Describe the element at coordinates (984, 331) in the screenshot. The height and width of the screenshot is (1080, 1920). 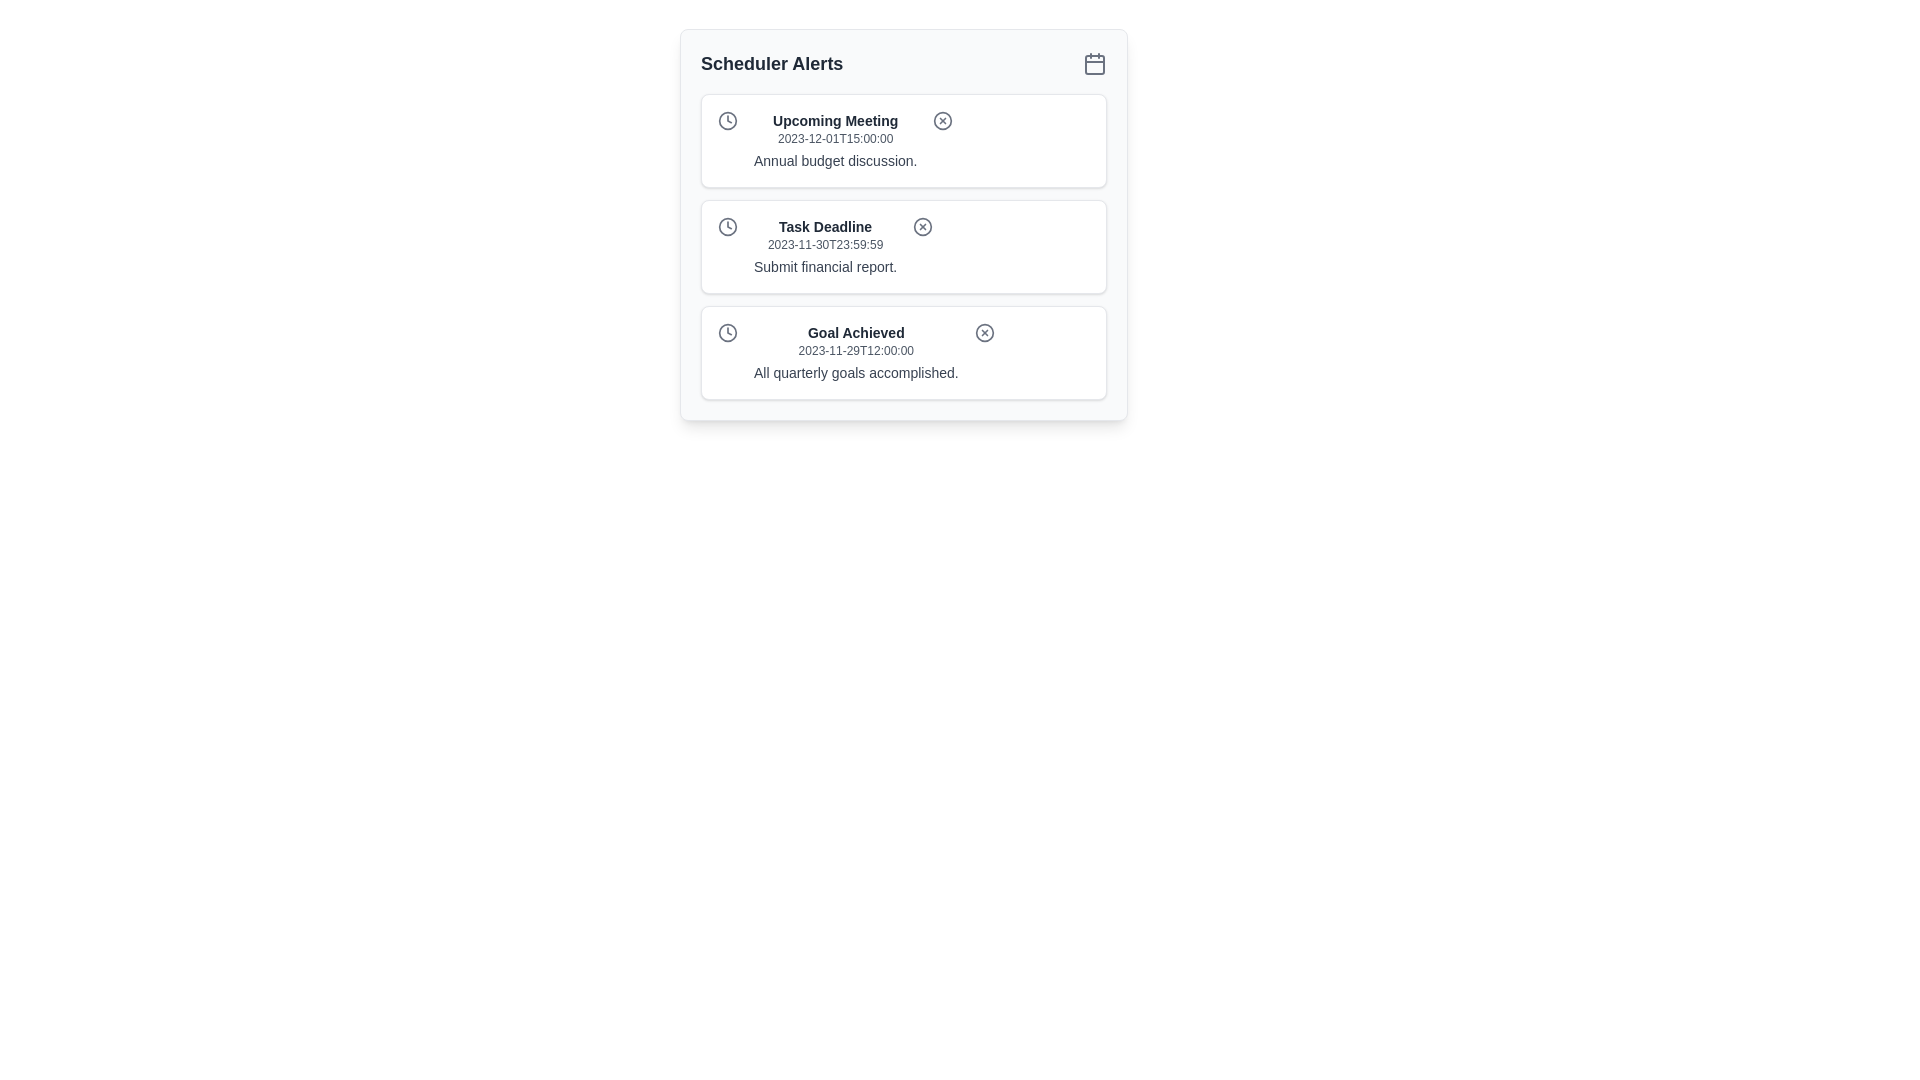
I see `the dismiss button located in the 'Goal Achieved' section, positioned to the right of the 'Goal Achieved' text` at that location.